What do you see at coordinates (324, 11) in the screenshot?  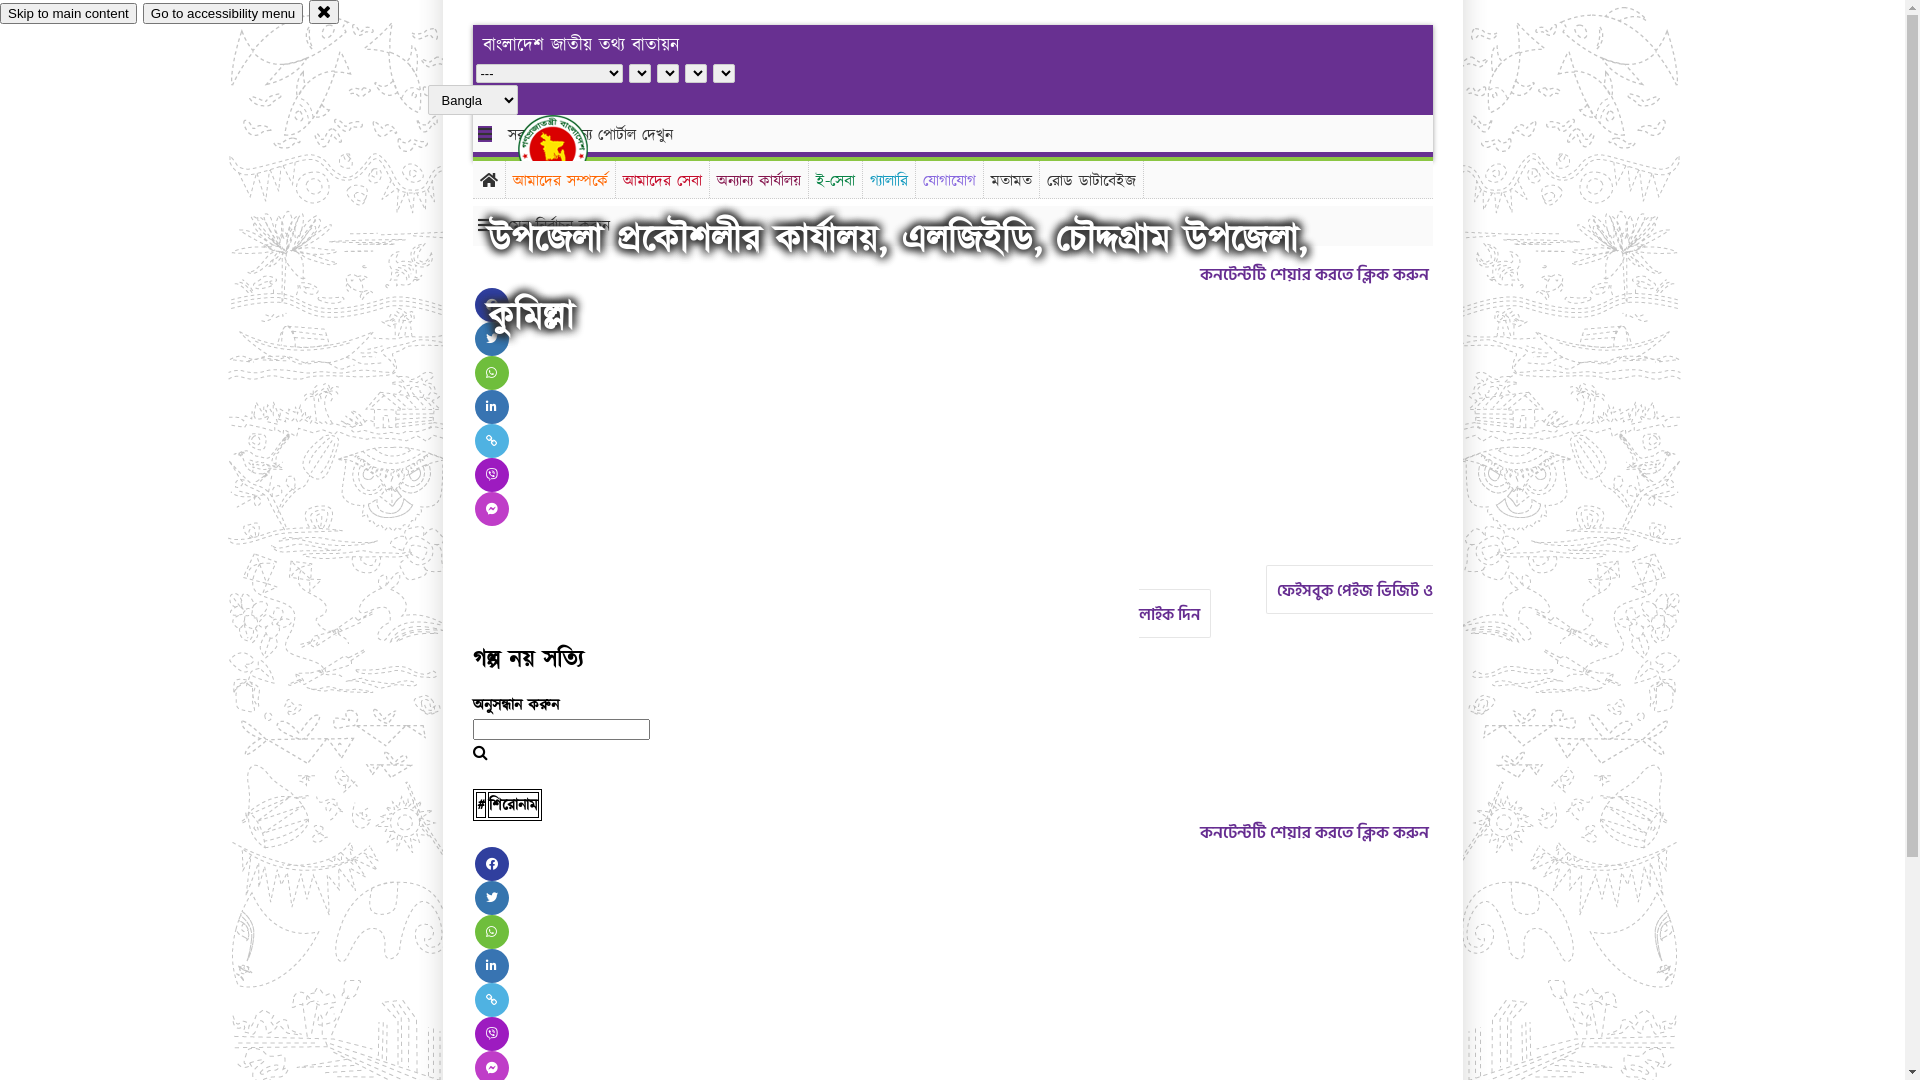 I see `'close'` at bounding box center [324, 11].